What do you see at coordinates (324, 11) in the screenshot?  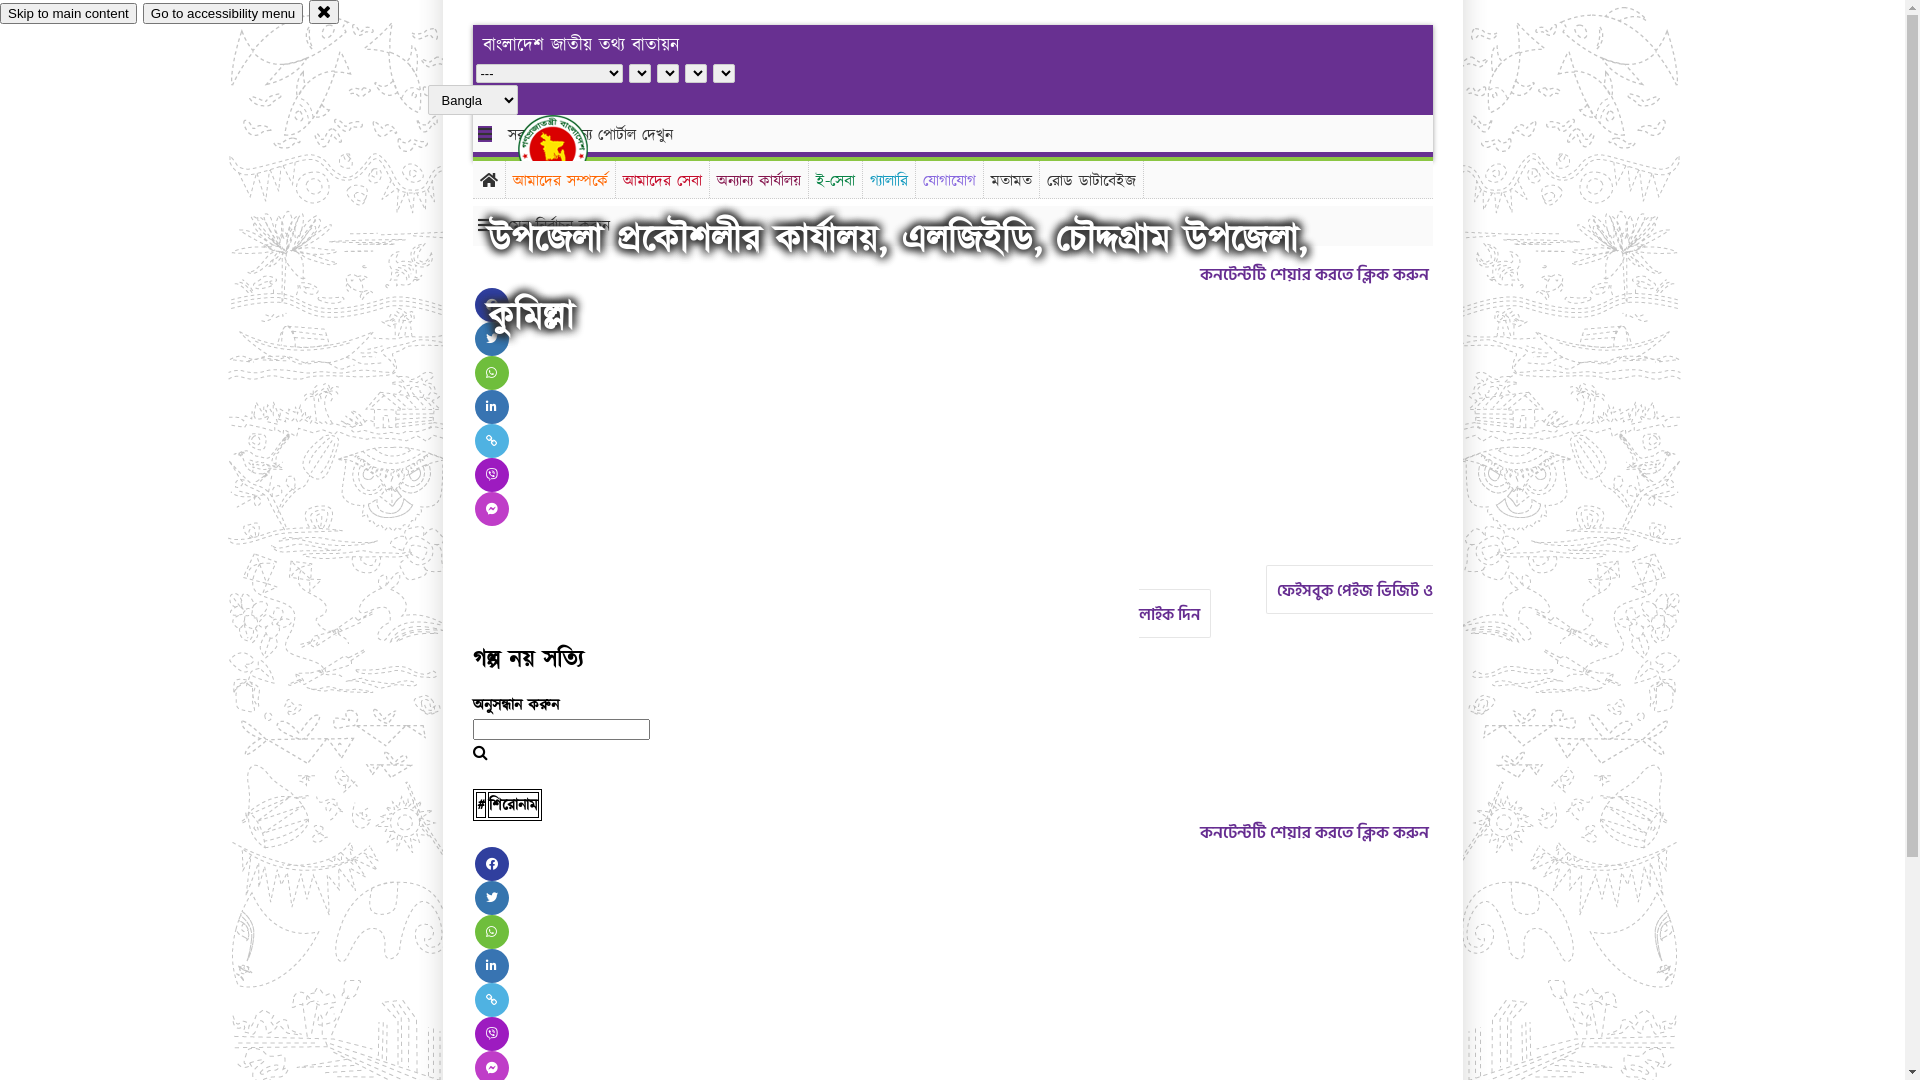 I see `'close'` at bounding box center [324, 11].